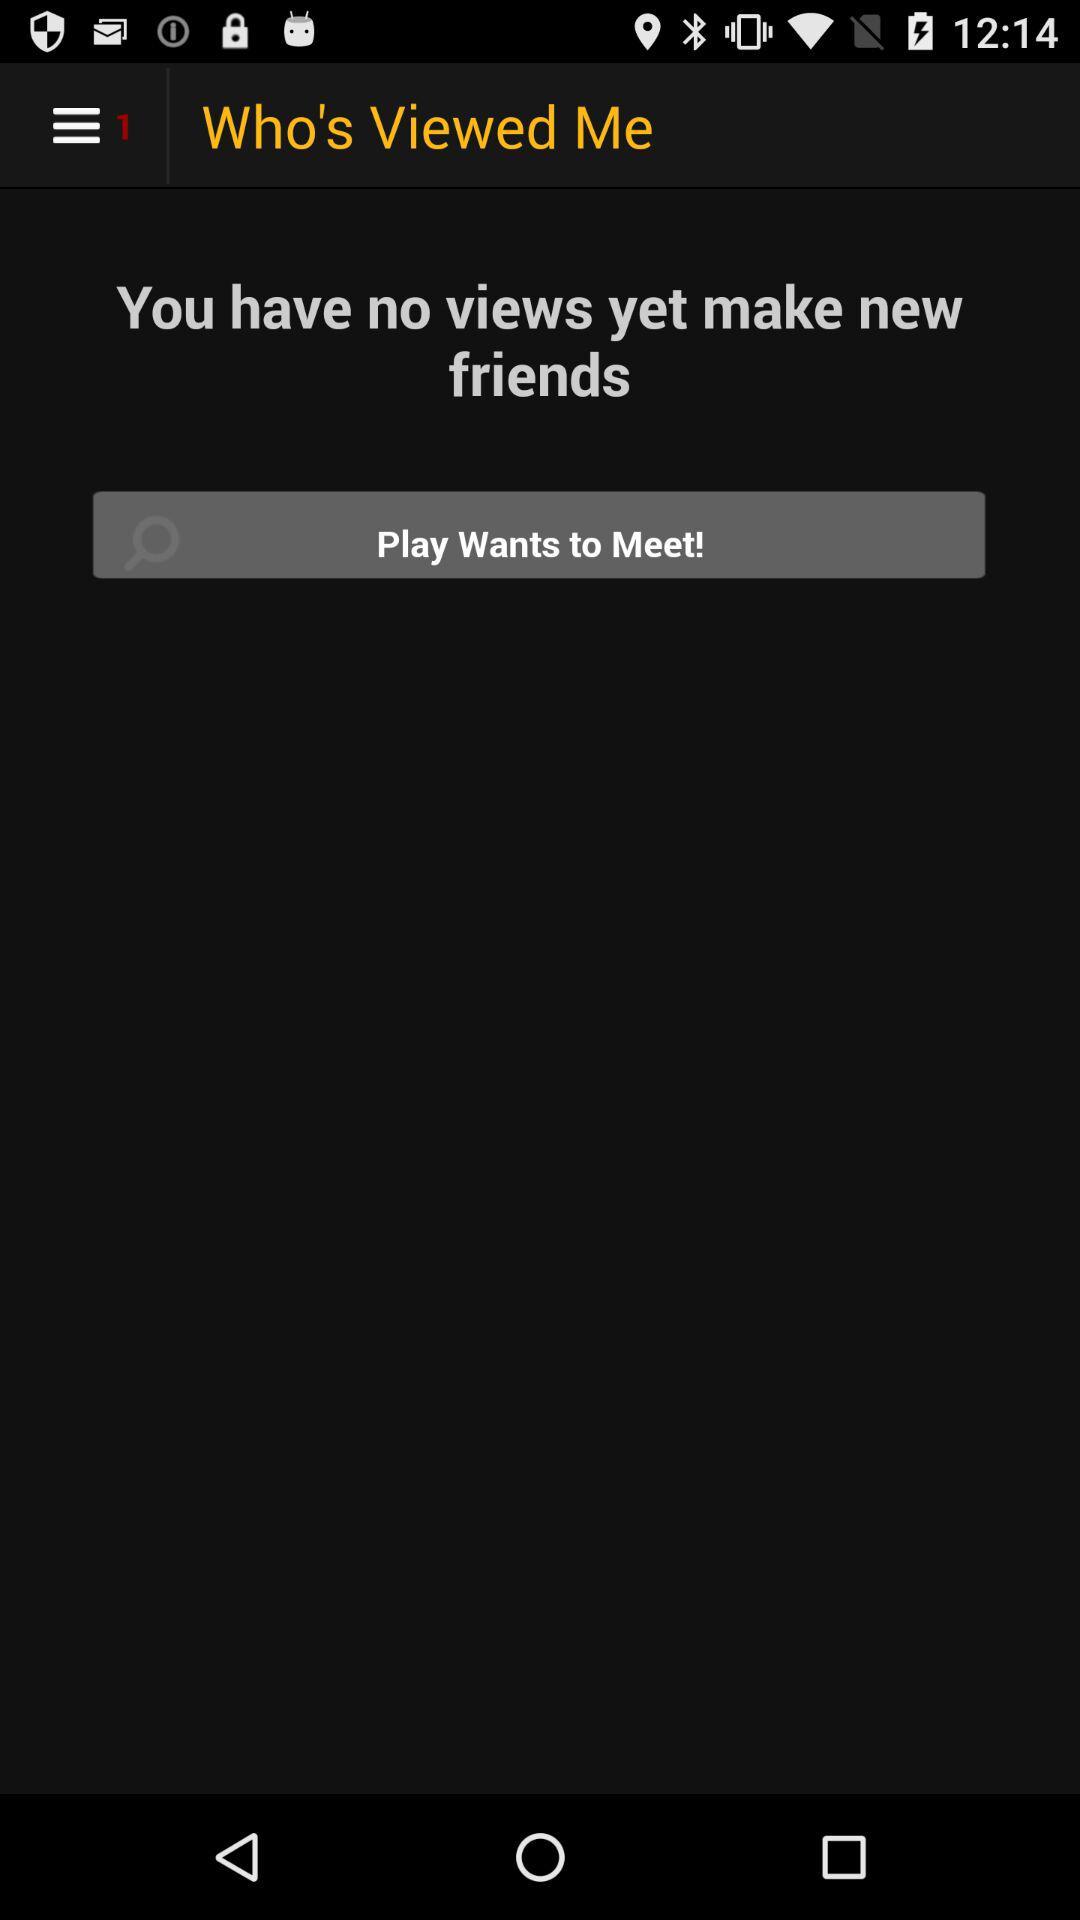 The image size is (1080, 1920). What do you see at coordinates (540, 542) in the screenshot?
I see `search option` at bounding box center [540, 542].